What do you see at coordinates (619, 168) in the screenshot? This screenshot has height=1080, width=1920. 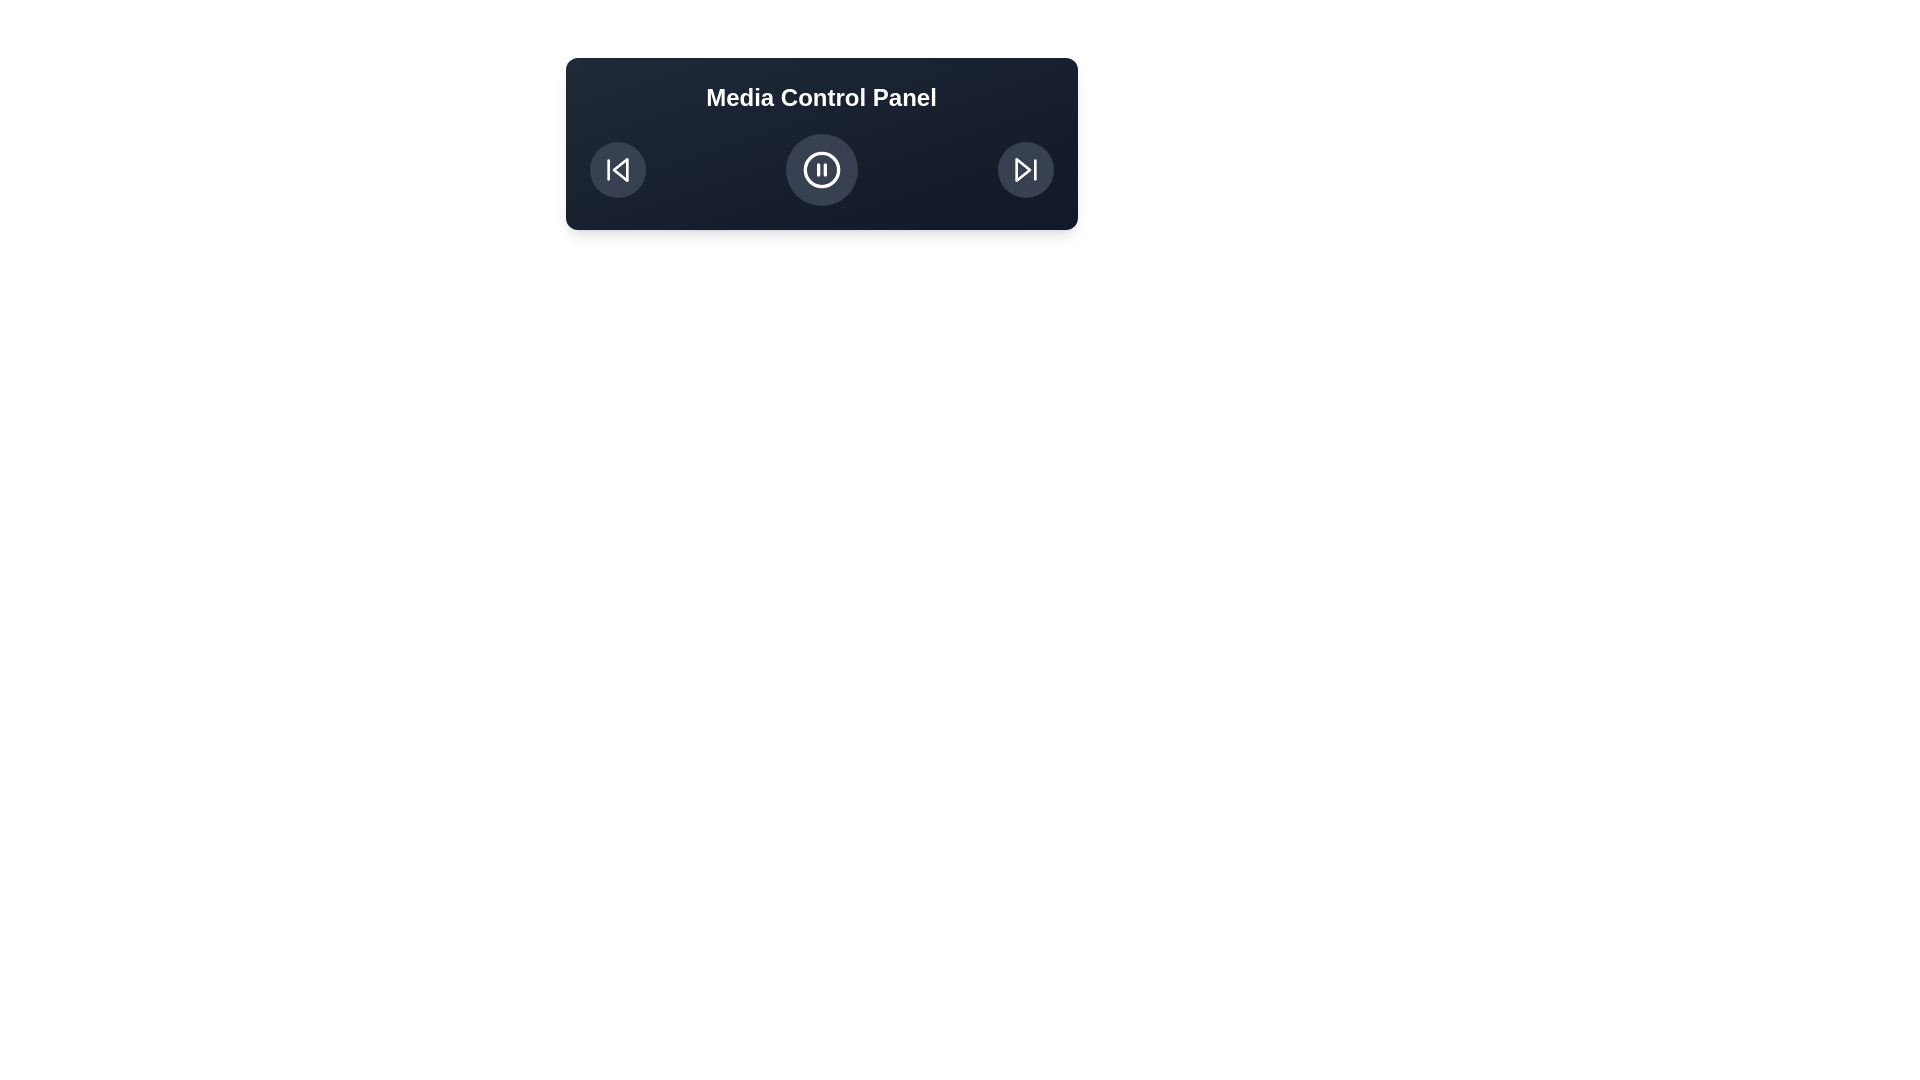 I see `the SVG line icon located in the leftmost button of the media control panel` at bounding box center [619, 168].